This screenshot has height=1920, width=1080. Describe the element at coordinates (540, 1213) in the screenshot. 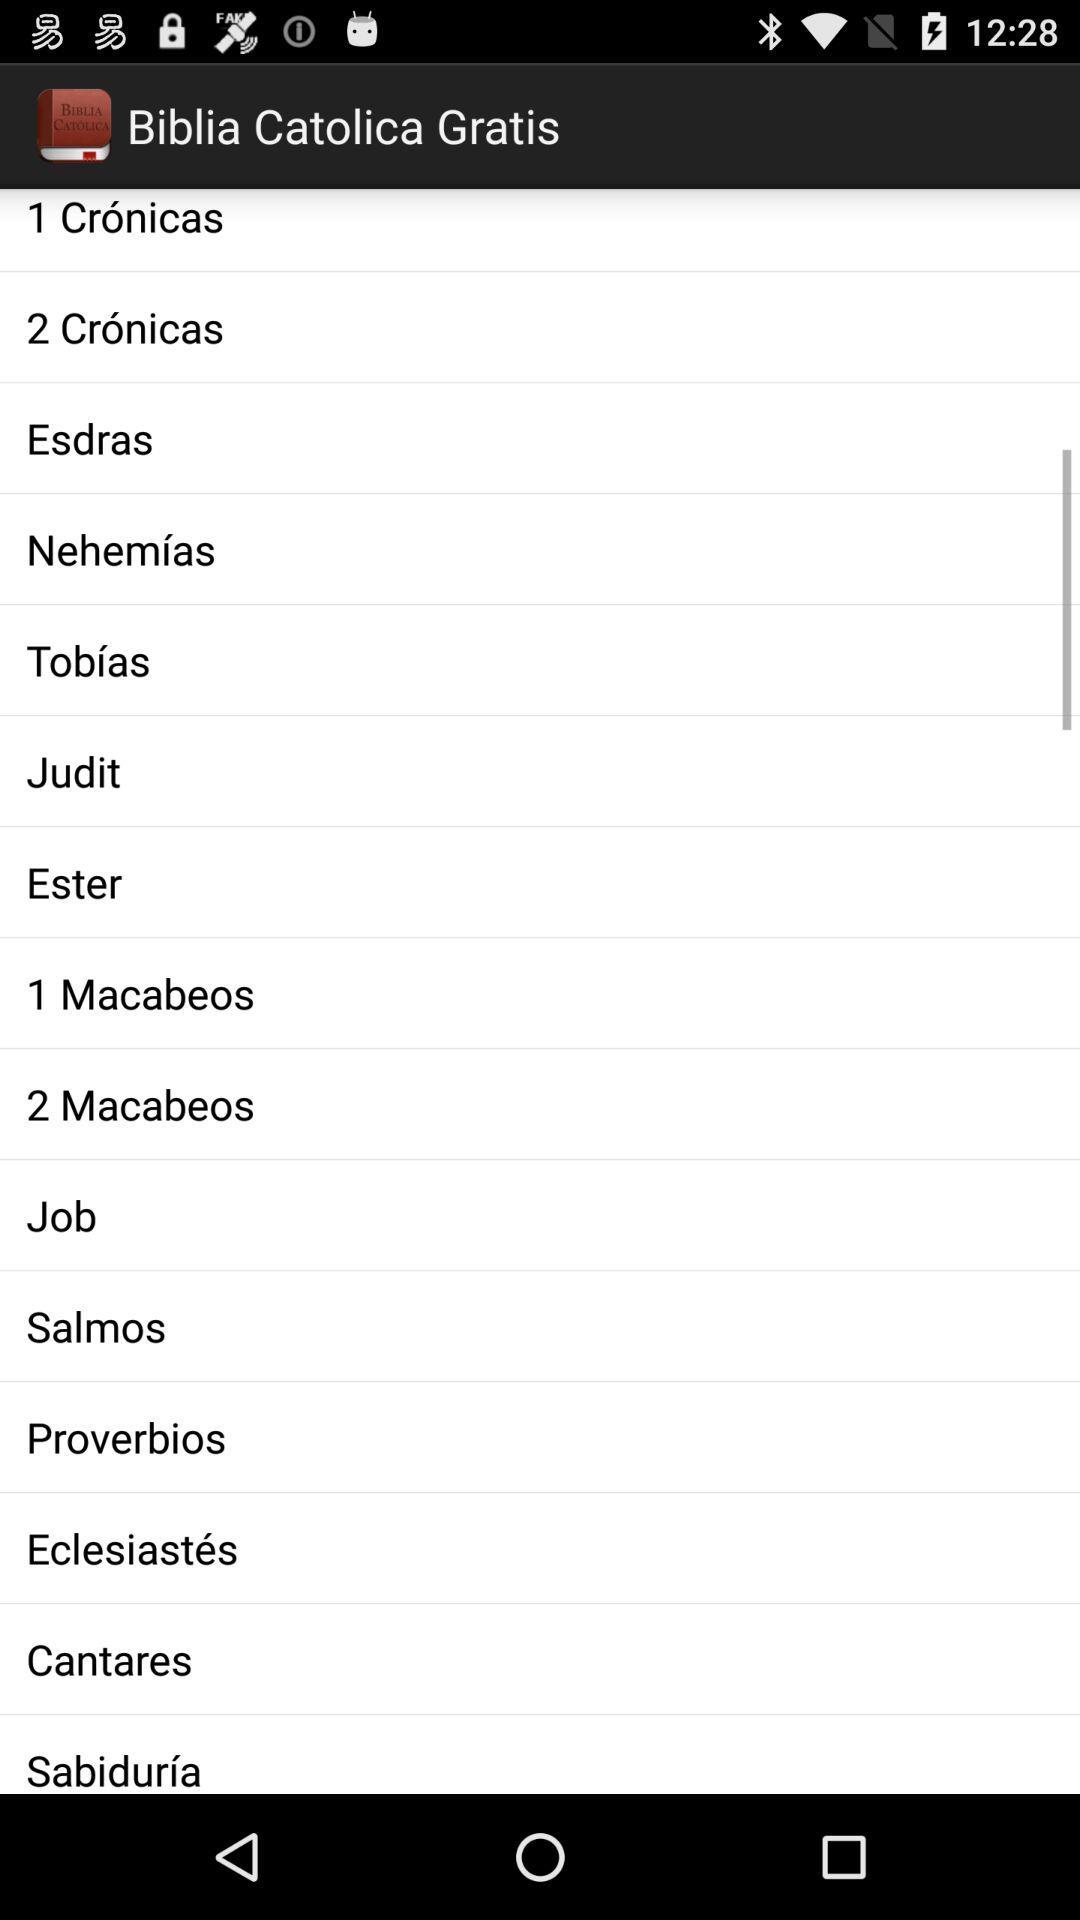

I see `the job app` at that location.